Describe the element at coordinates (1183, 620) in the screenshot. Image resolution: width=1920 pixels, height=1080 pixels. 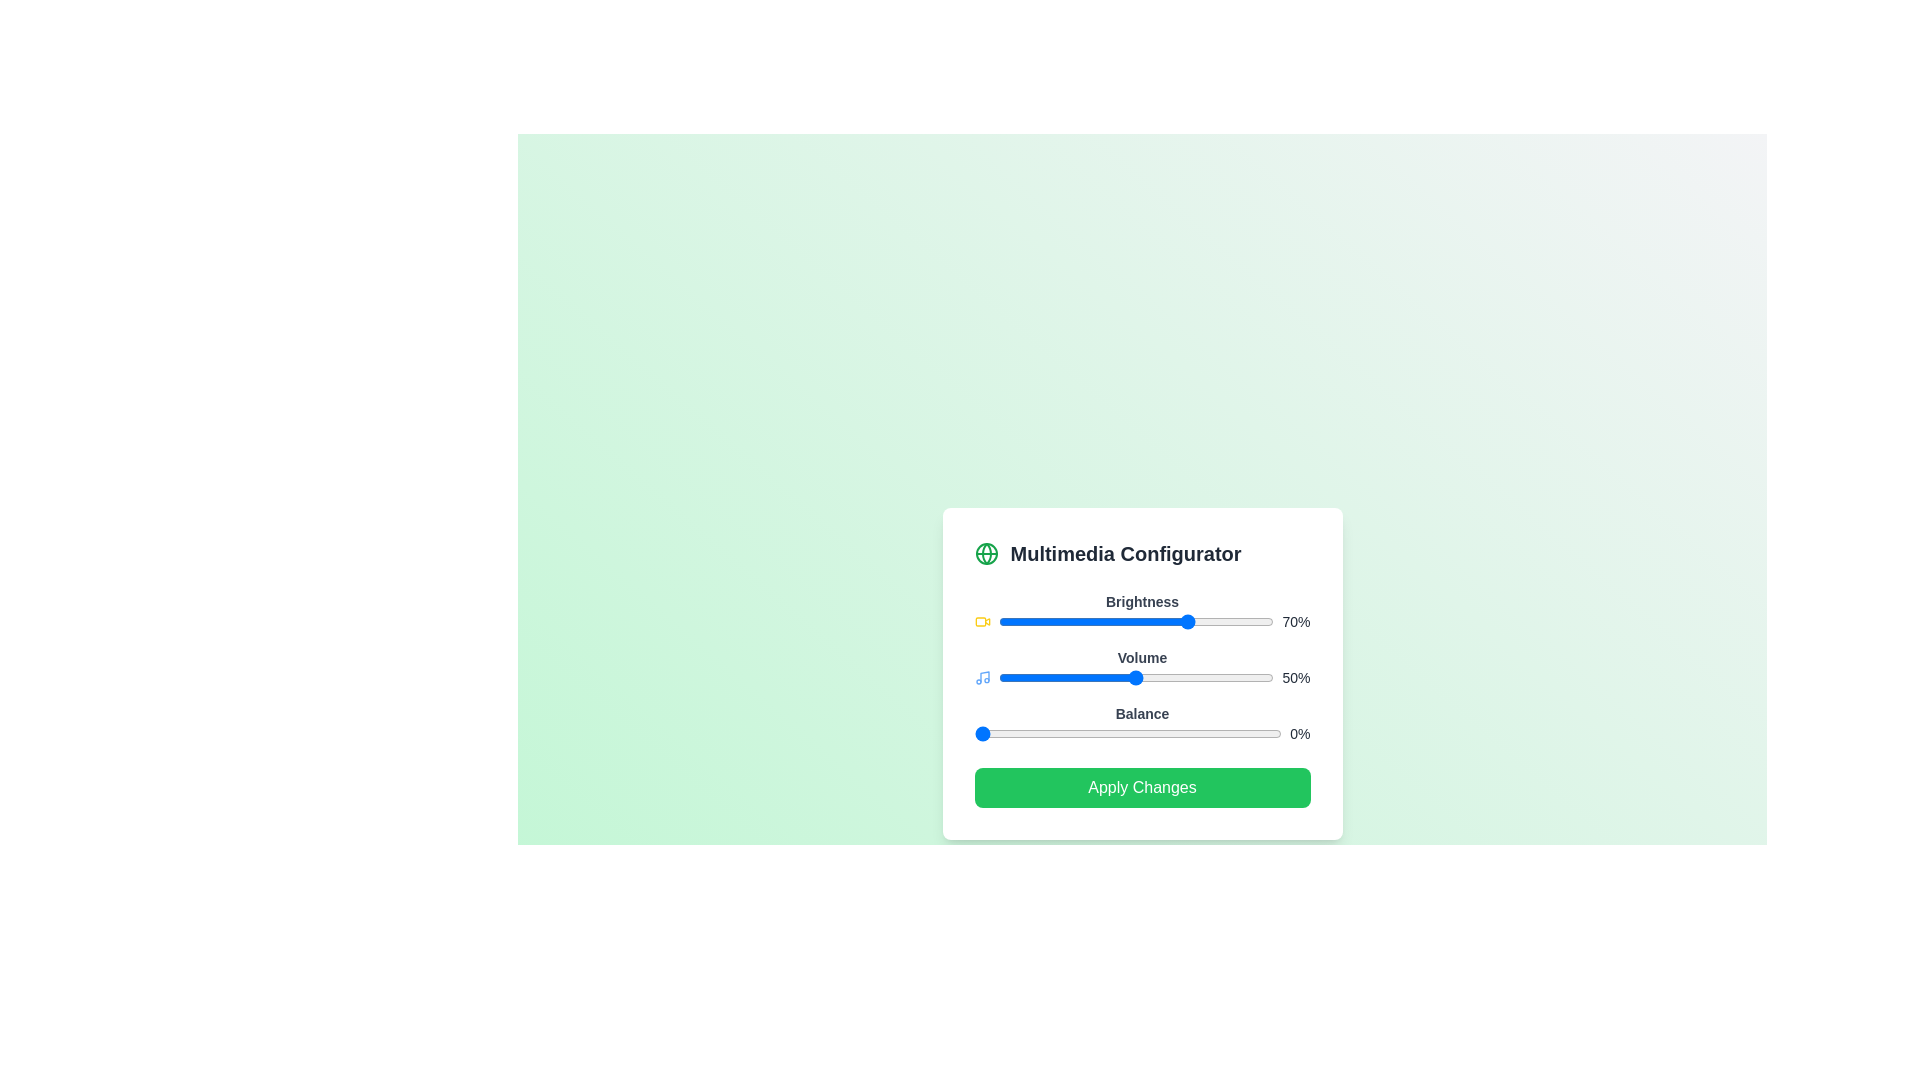
I see `the brightness slider to 67%` at that location.